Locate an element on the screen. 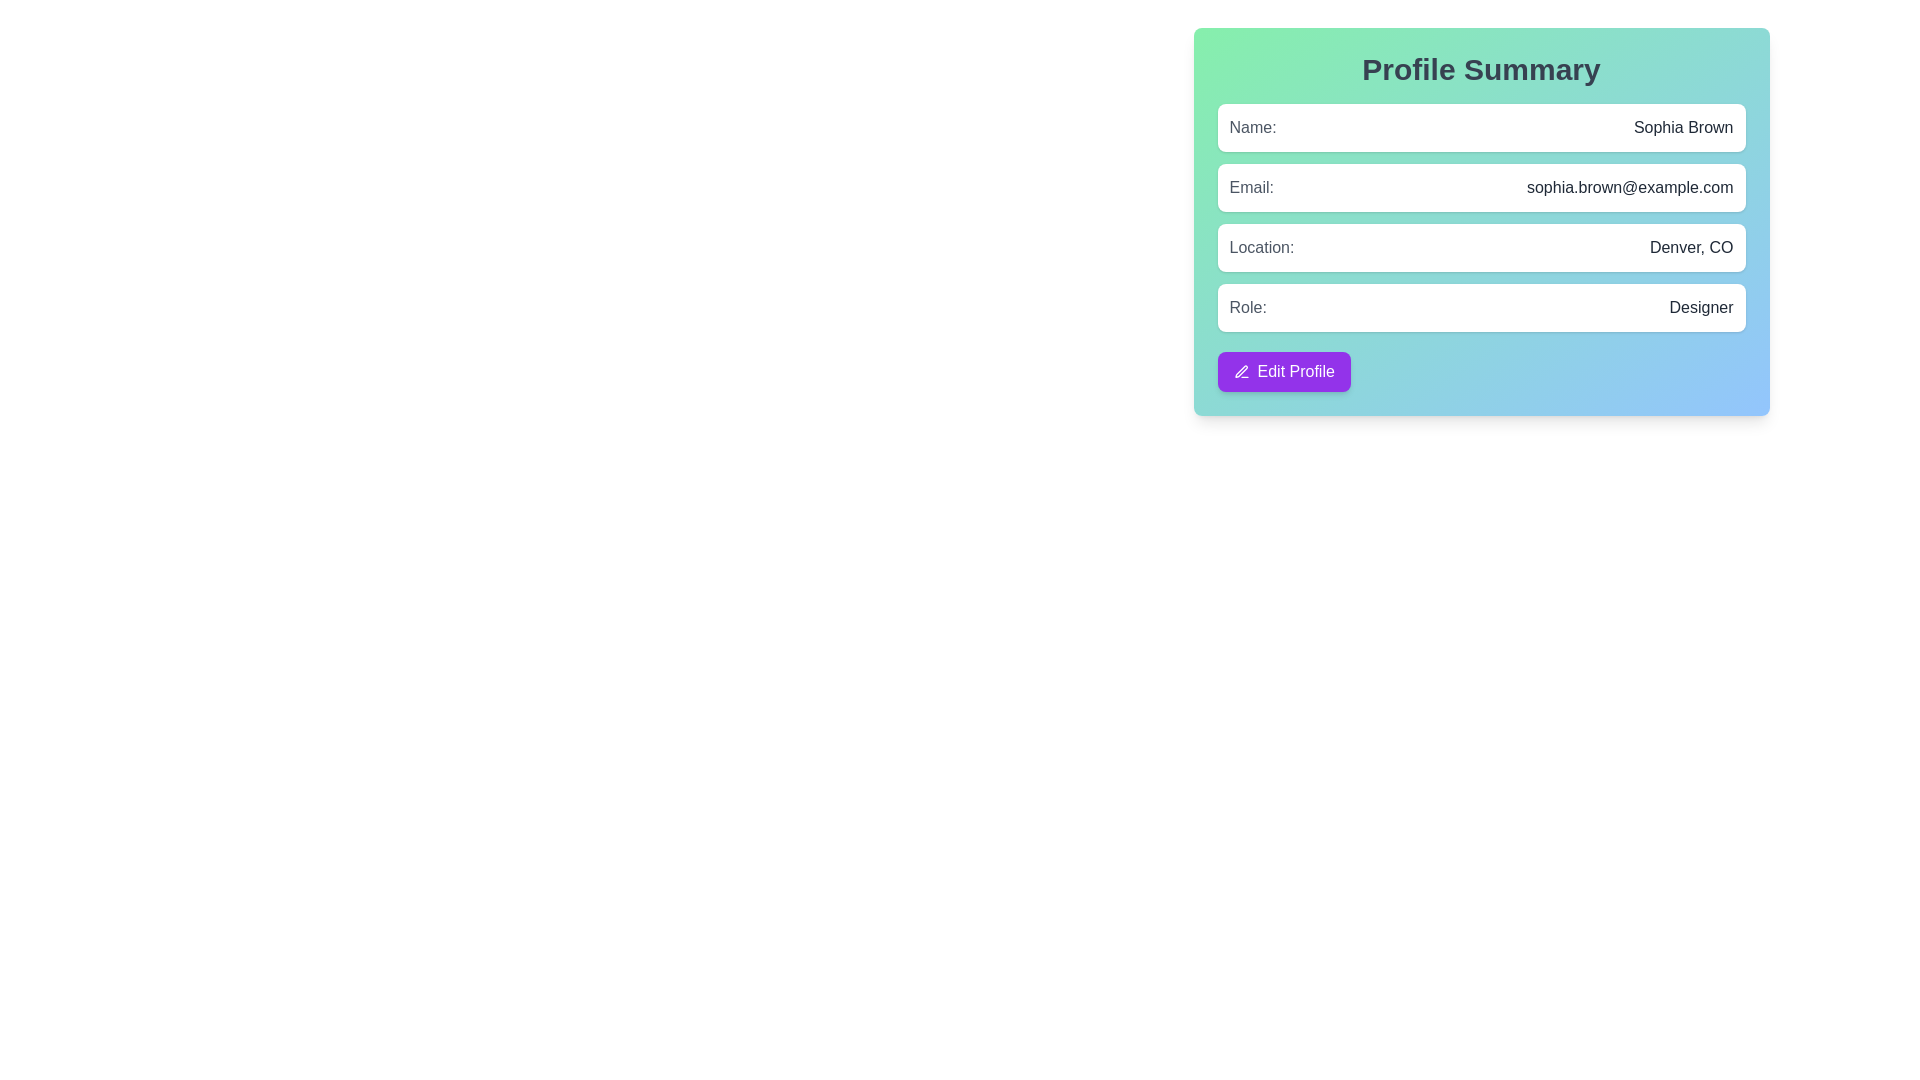 The width and height of the screenshot is (1920, 1080). the text label displaying the job title 'Designer', which is located in the bottom section of the 'Profile Summary' box, aligned to the right of the label 'Role:' is located at coordinates (1700, 308).